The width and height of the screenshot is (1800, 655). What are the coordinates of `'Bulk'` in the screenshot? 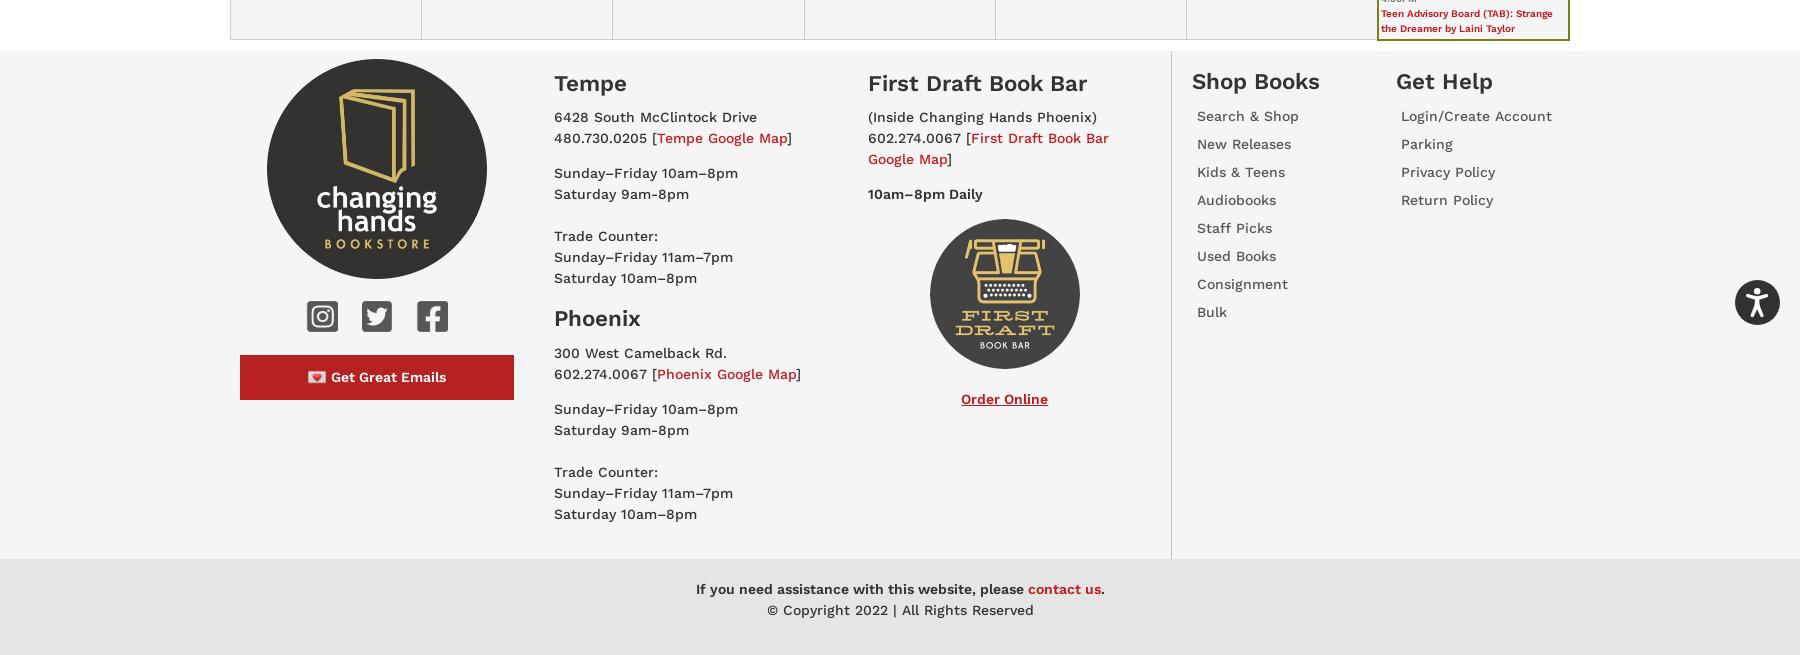 It's located at (1210, 309).